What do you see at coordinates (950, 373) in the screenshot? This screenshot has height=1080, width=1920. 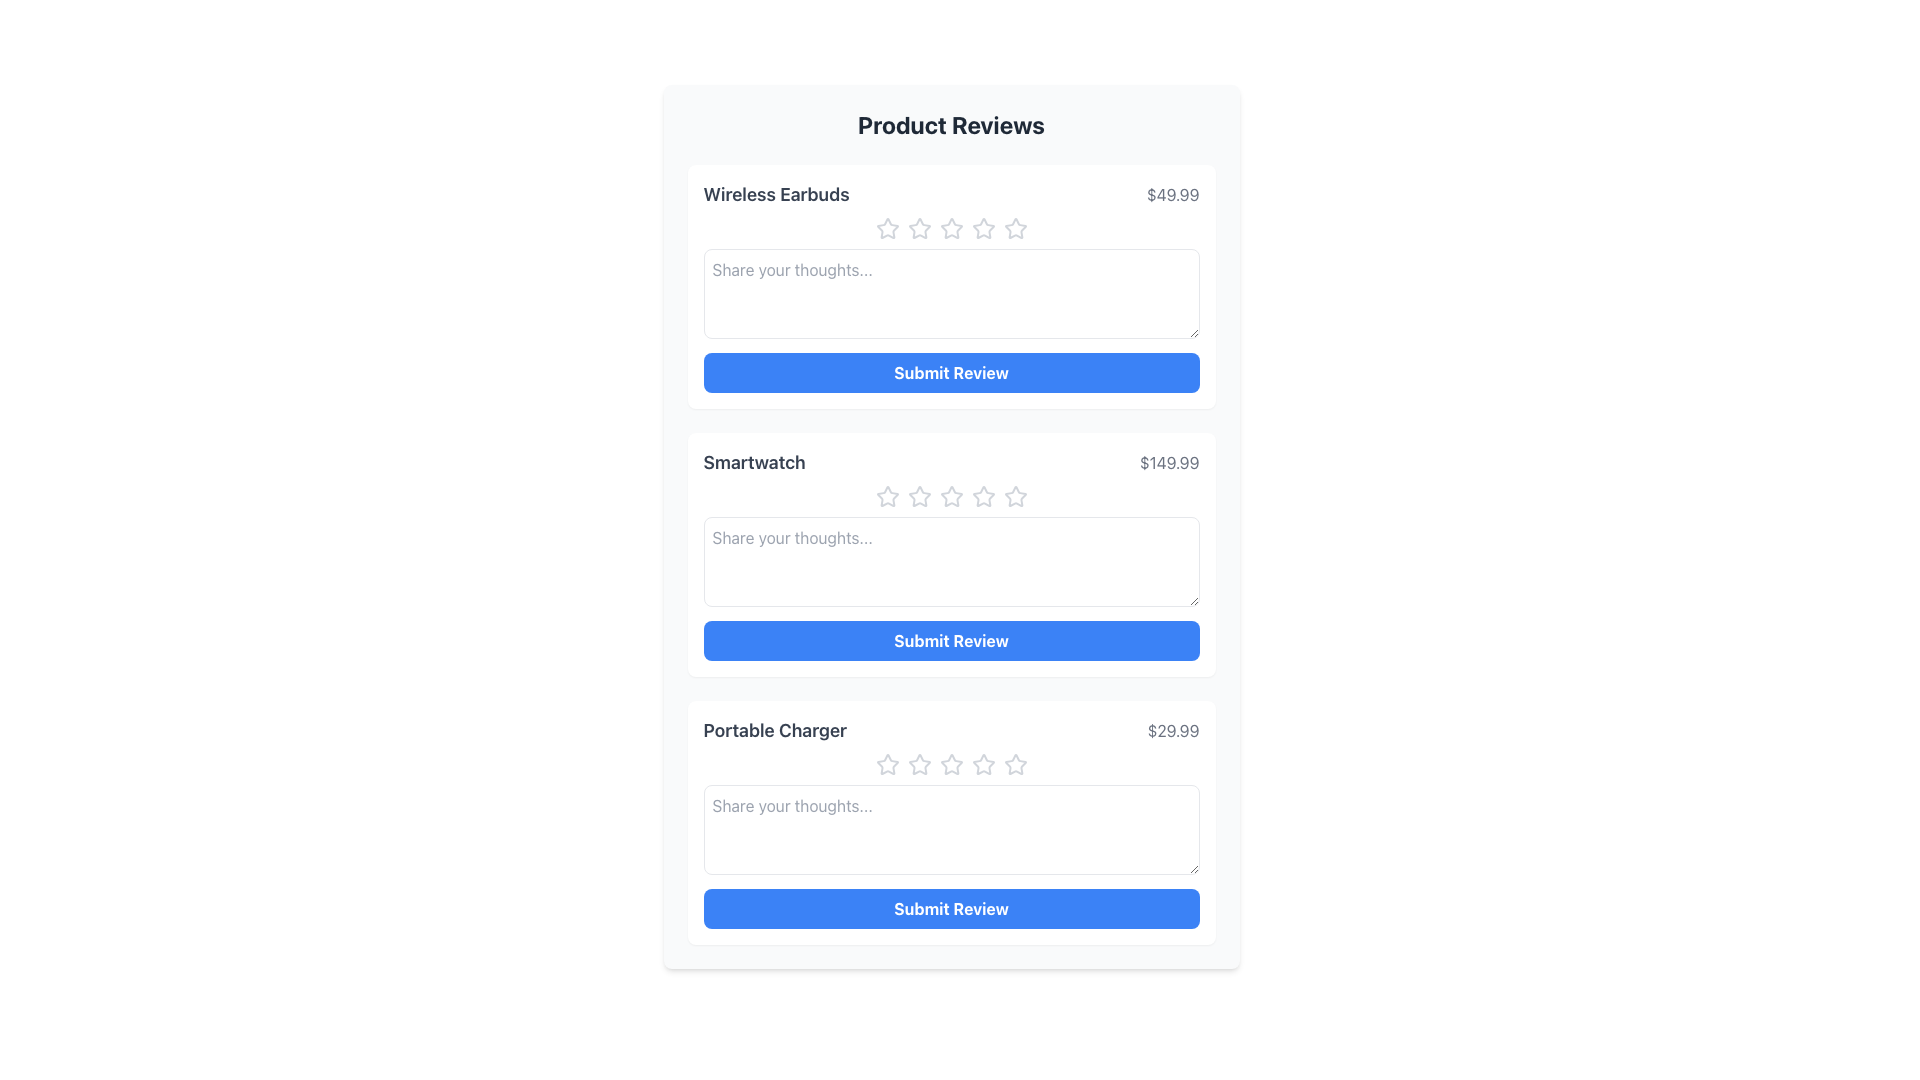 I see `the submission button for the product review of 'Wireless Earbuds' priced at $49.99` at bounding box center [950, 373].